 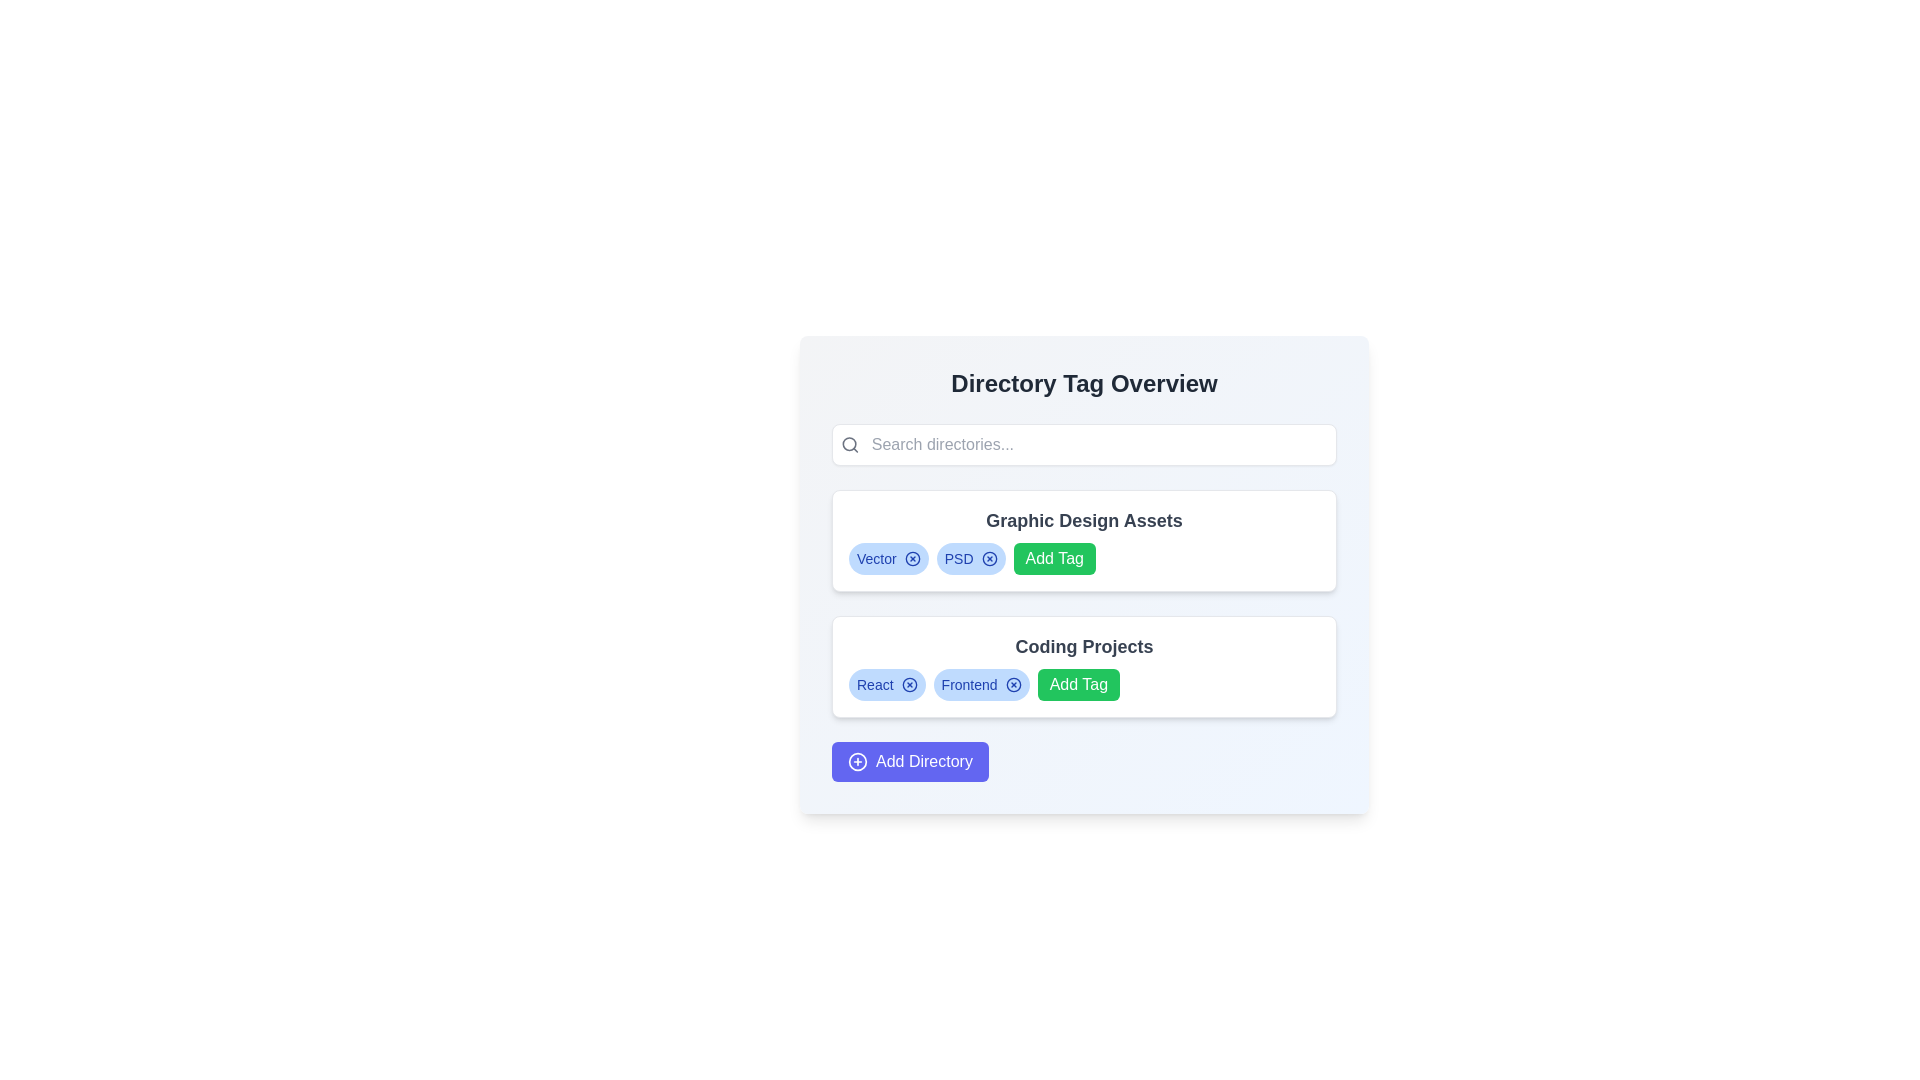 I want to click on the circular graphic element resembling a donut next to the 'React' tag in the 'Coding Projects' card, so click(x=908, y=684).